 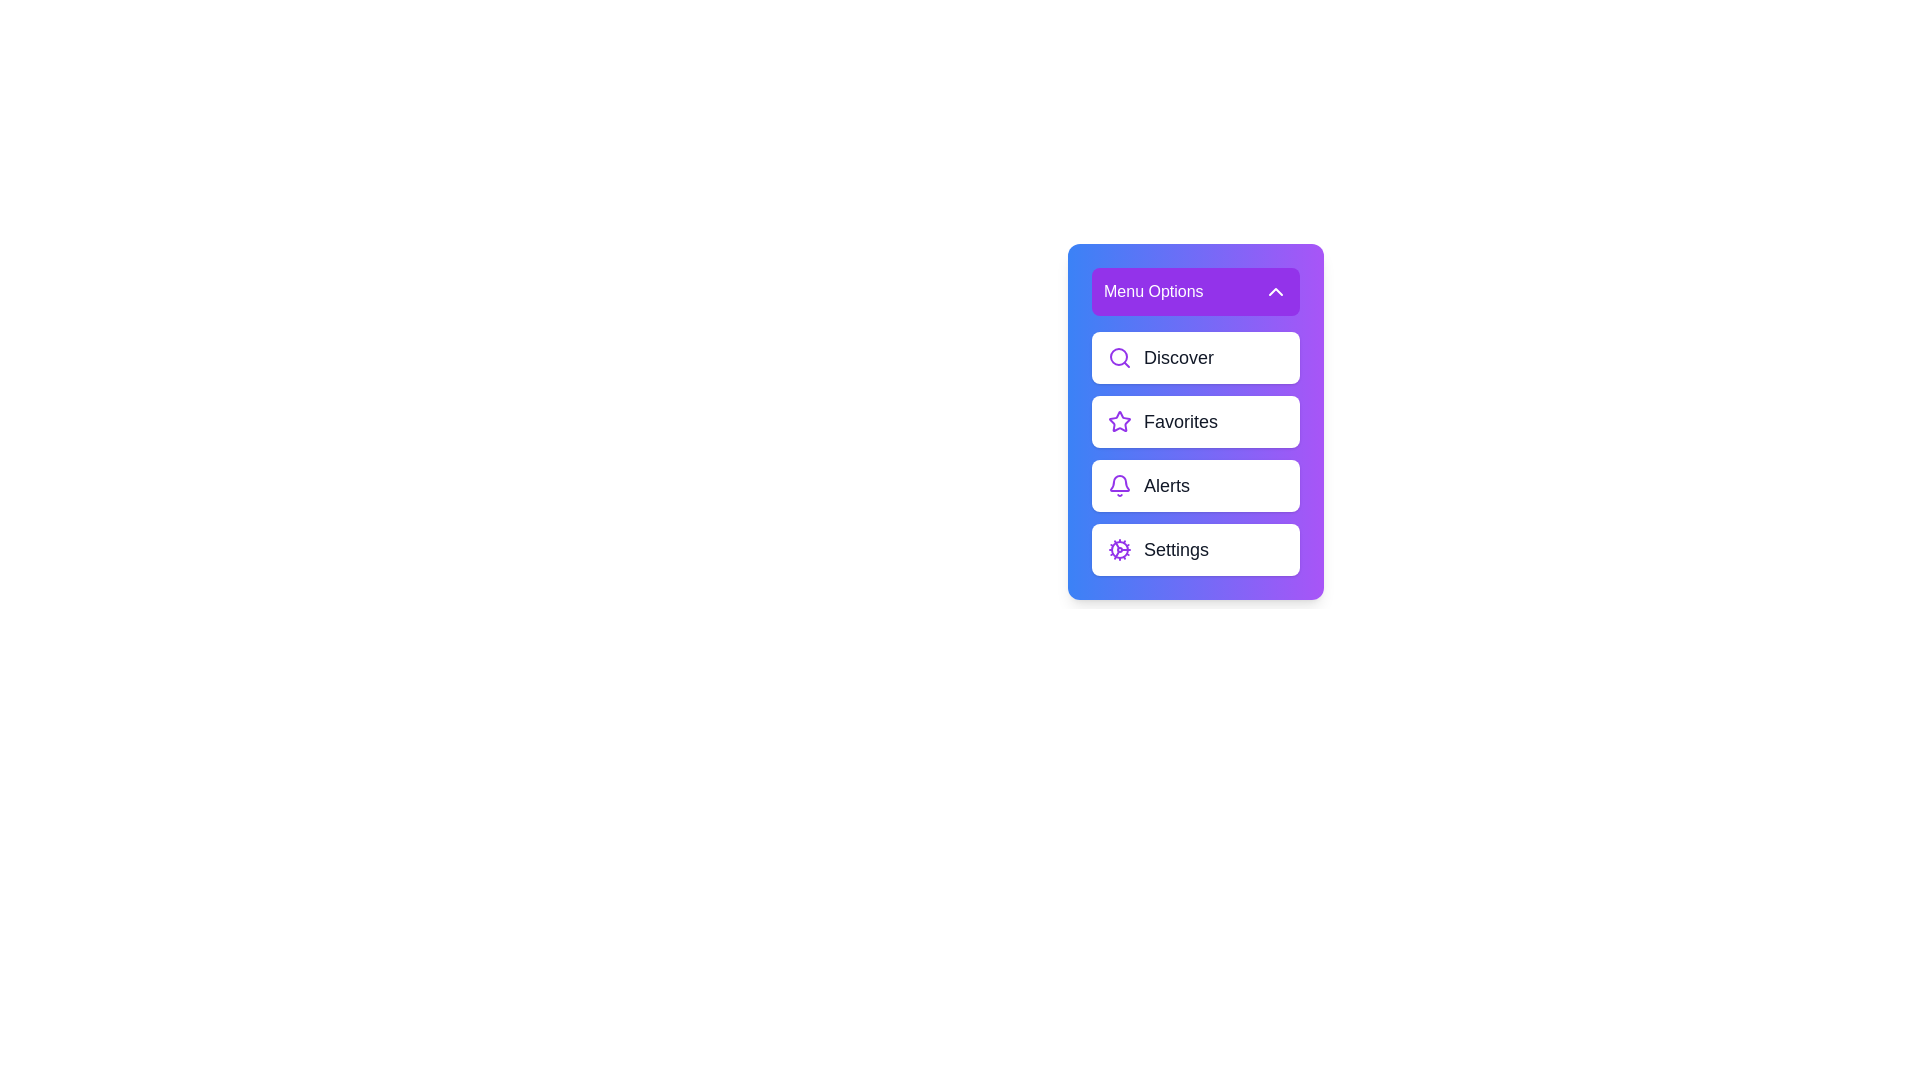 What do you see at coordinates (1195, 420) in the screenshot?
I see `the 'Favorites' button, which is a rectangular button with a purple star icon and a bold label, located in a vertical menu between 'Discover' and 'Alerts'` at bounding box center [1195, 420].